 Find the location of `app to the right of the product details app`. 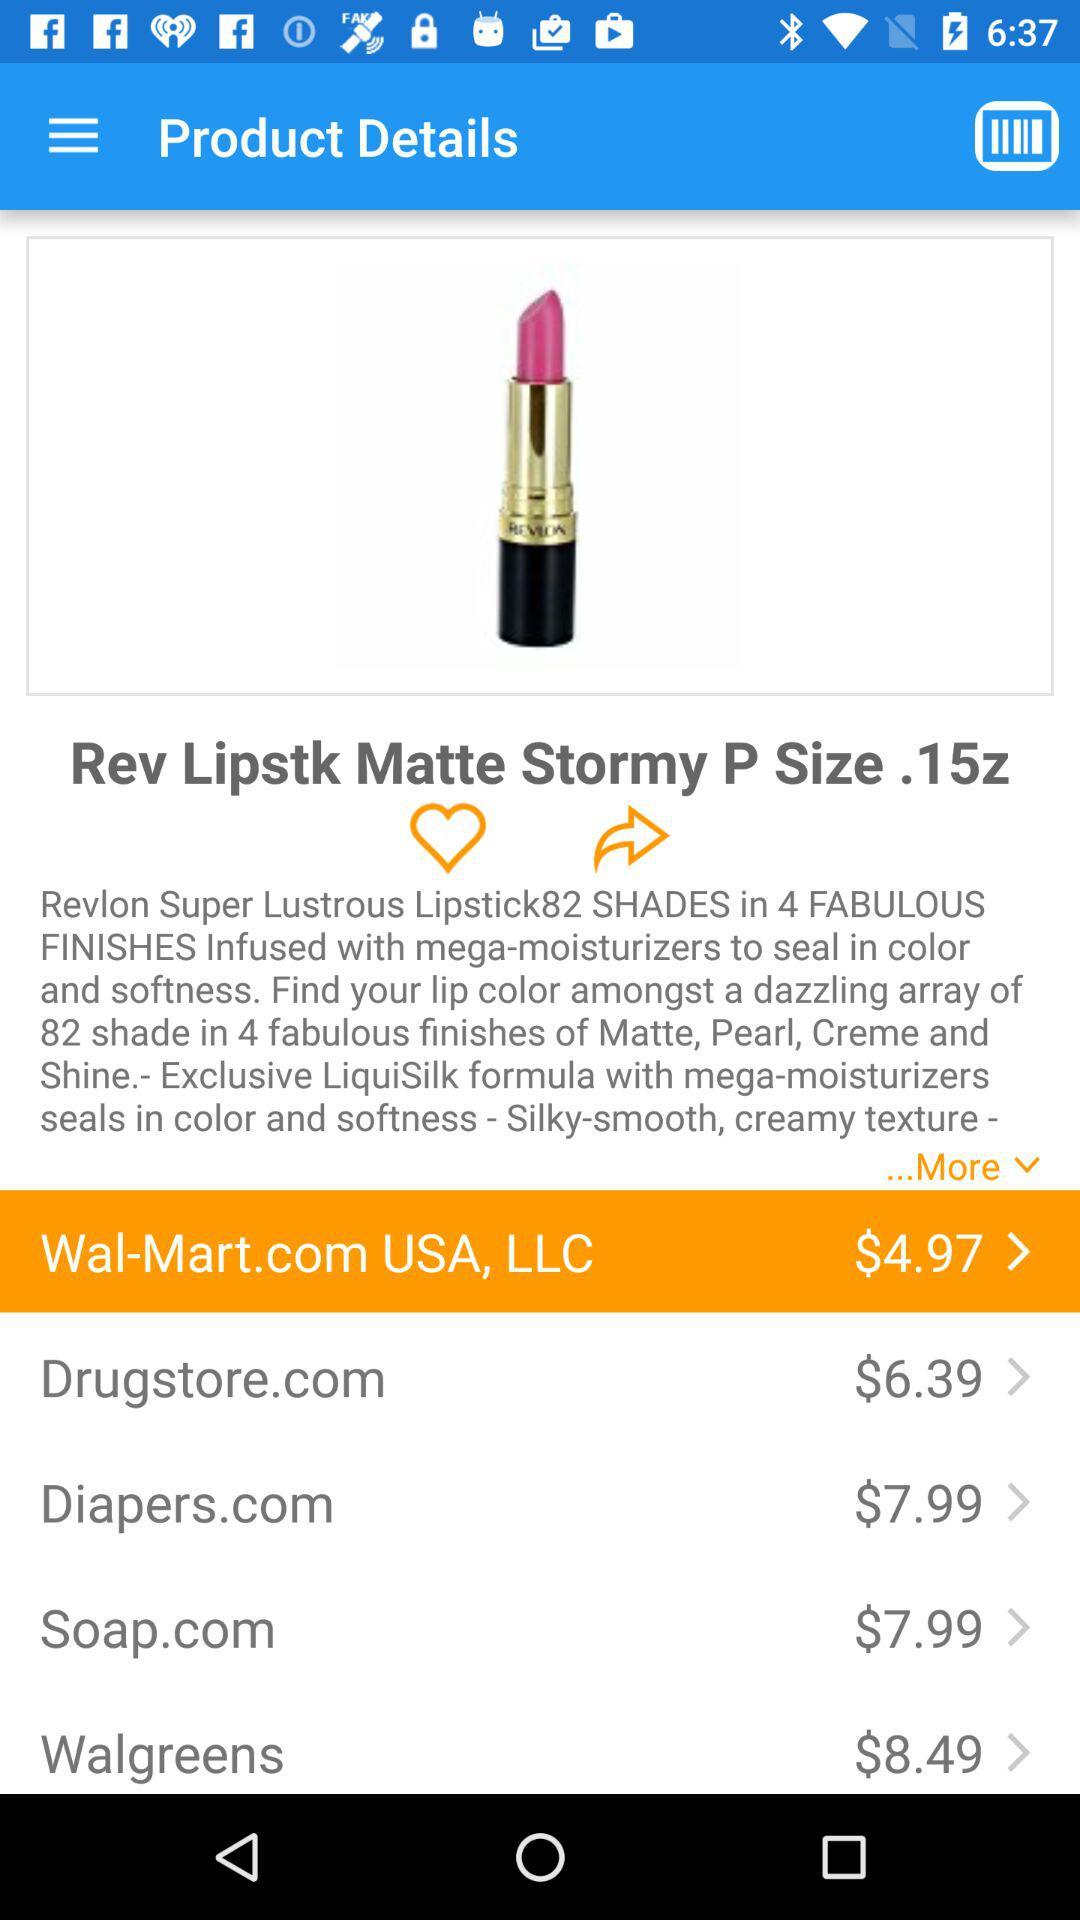

app to the right of the product details app is located at coordinates (1017, 135).